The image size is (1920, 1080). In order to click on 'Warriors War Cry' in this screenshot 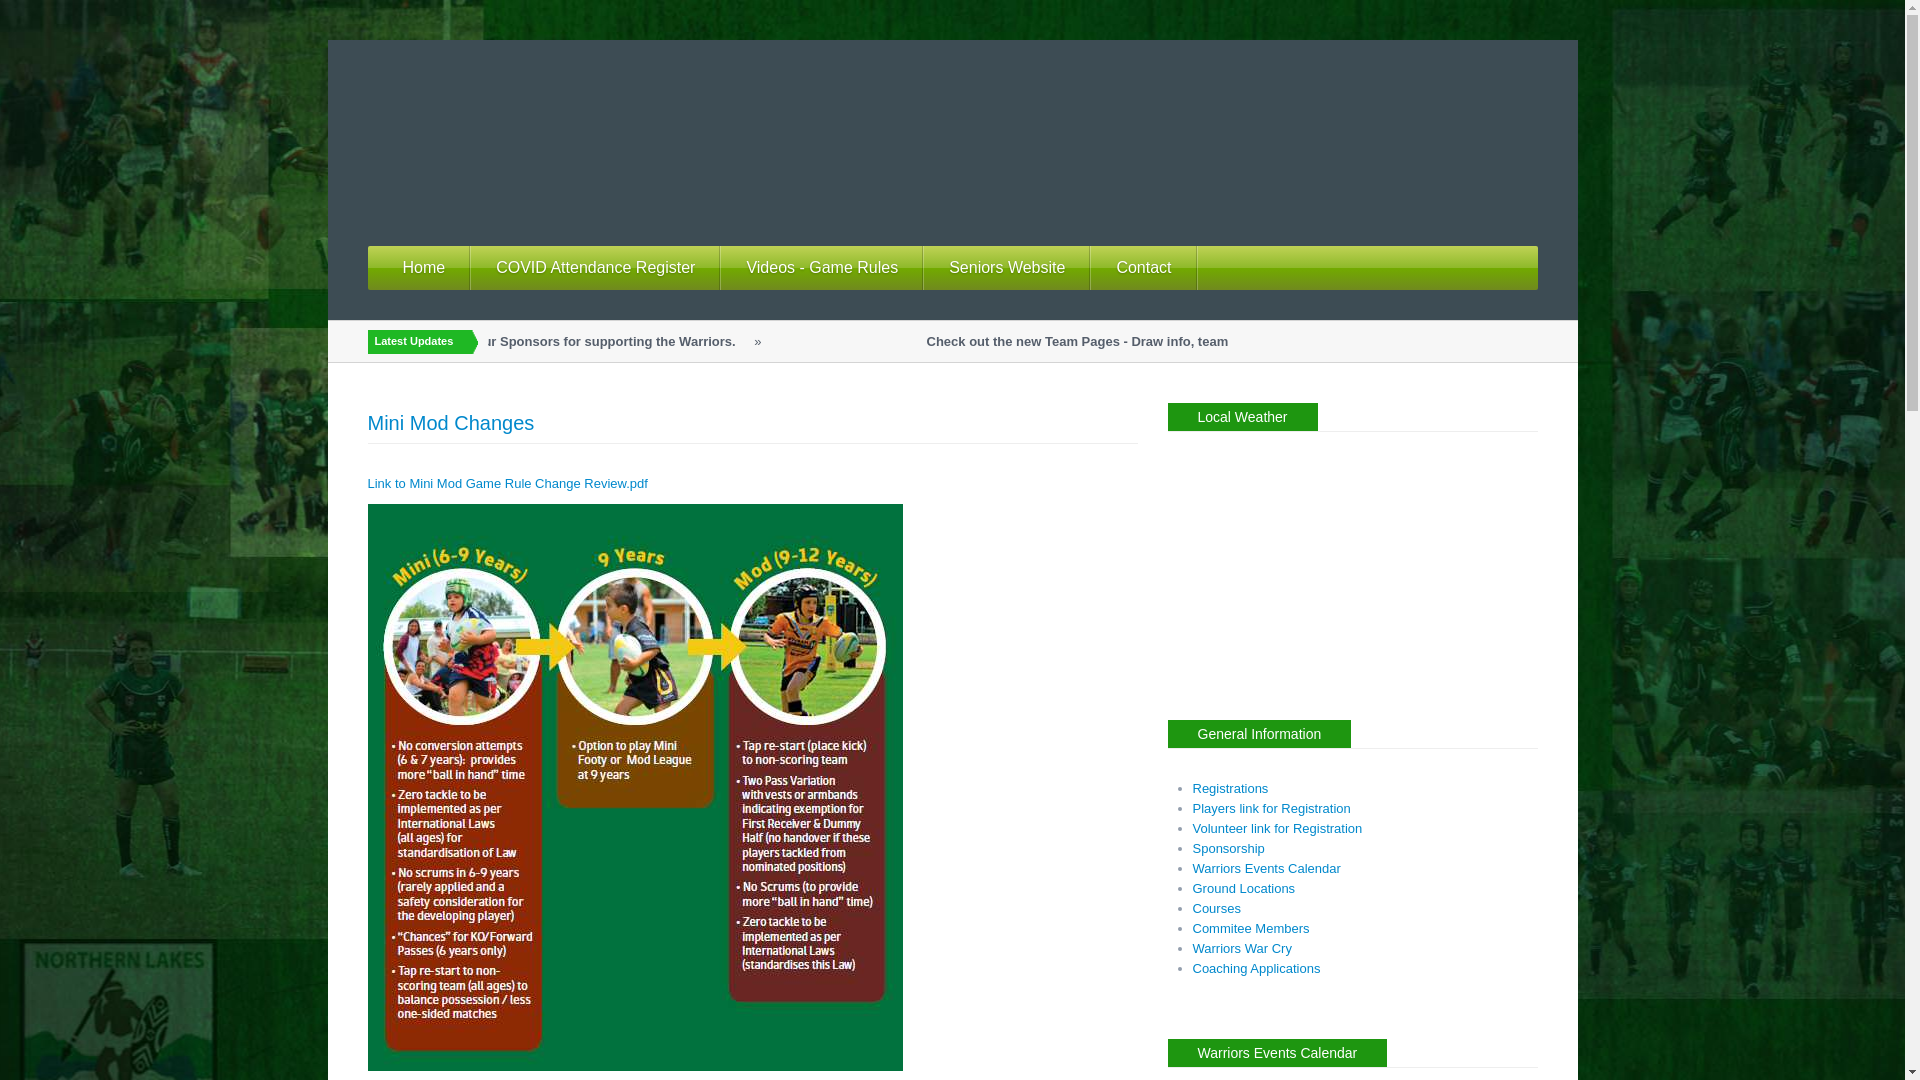, I will do `click(1240, 947)`.